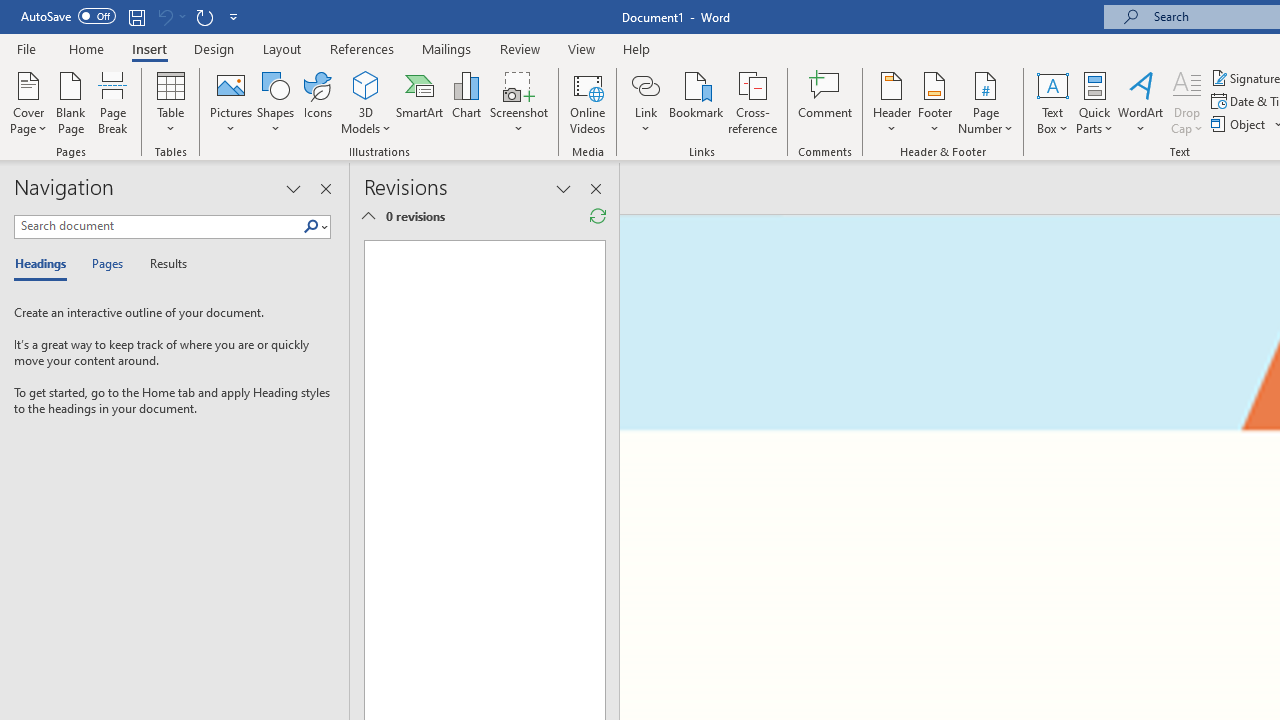 Image resolution: width=1280 pixels, height=720 pixels. I want to click on 'Can', so click(164, 16).